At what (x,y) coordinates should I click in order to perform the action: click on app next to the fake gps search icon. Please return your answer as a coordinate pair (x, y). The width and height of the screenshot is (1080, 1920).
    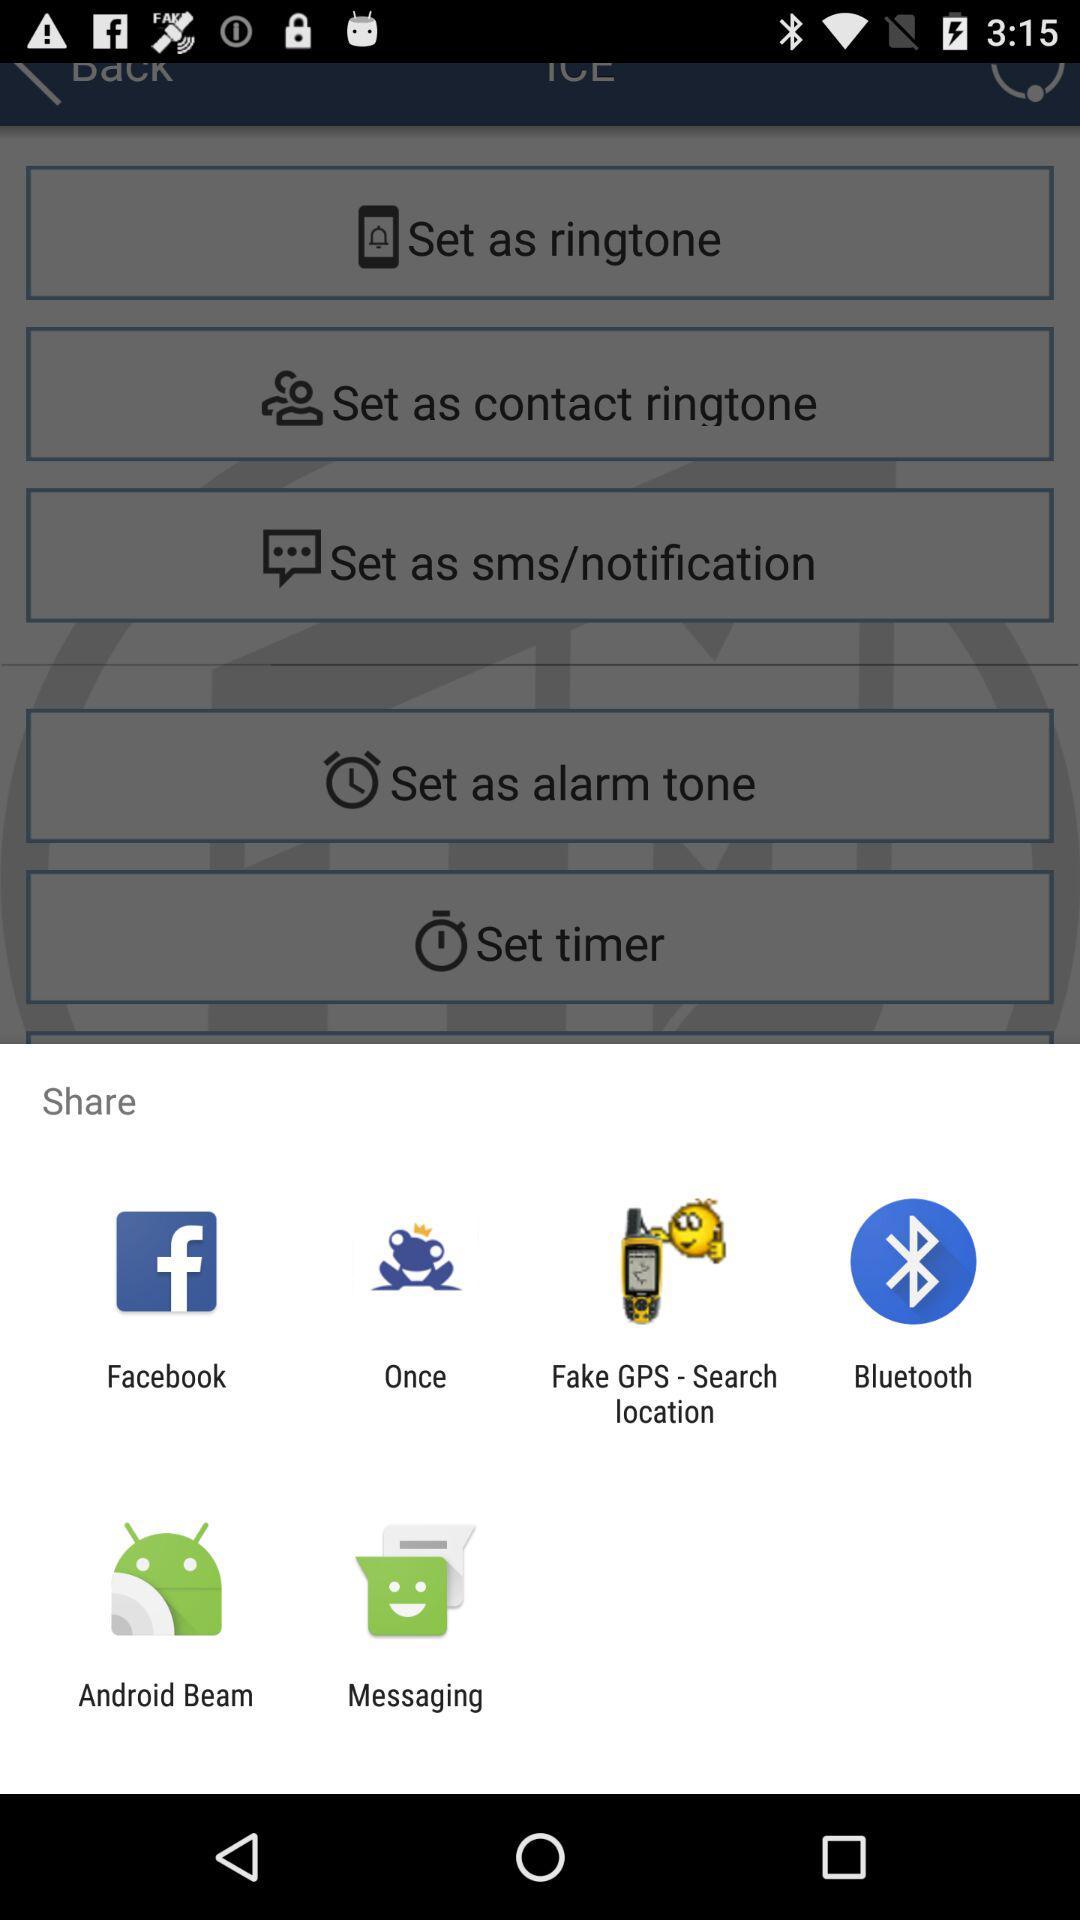
    Looking at the image, I should click on (913, 1392).